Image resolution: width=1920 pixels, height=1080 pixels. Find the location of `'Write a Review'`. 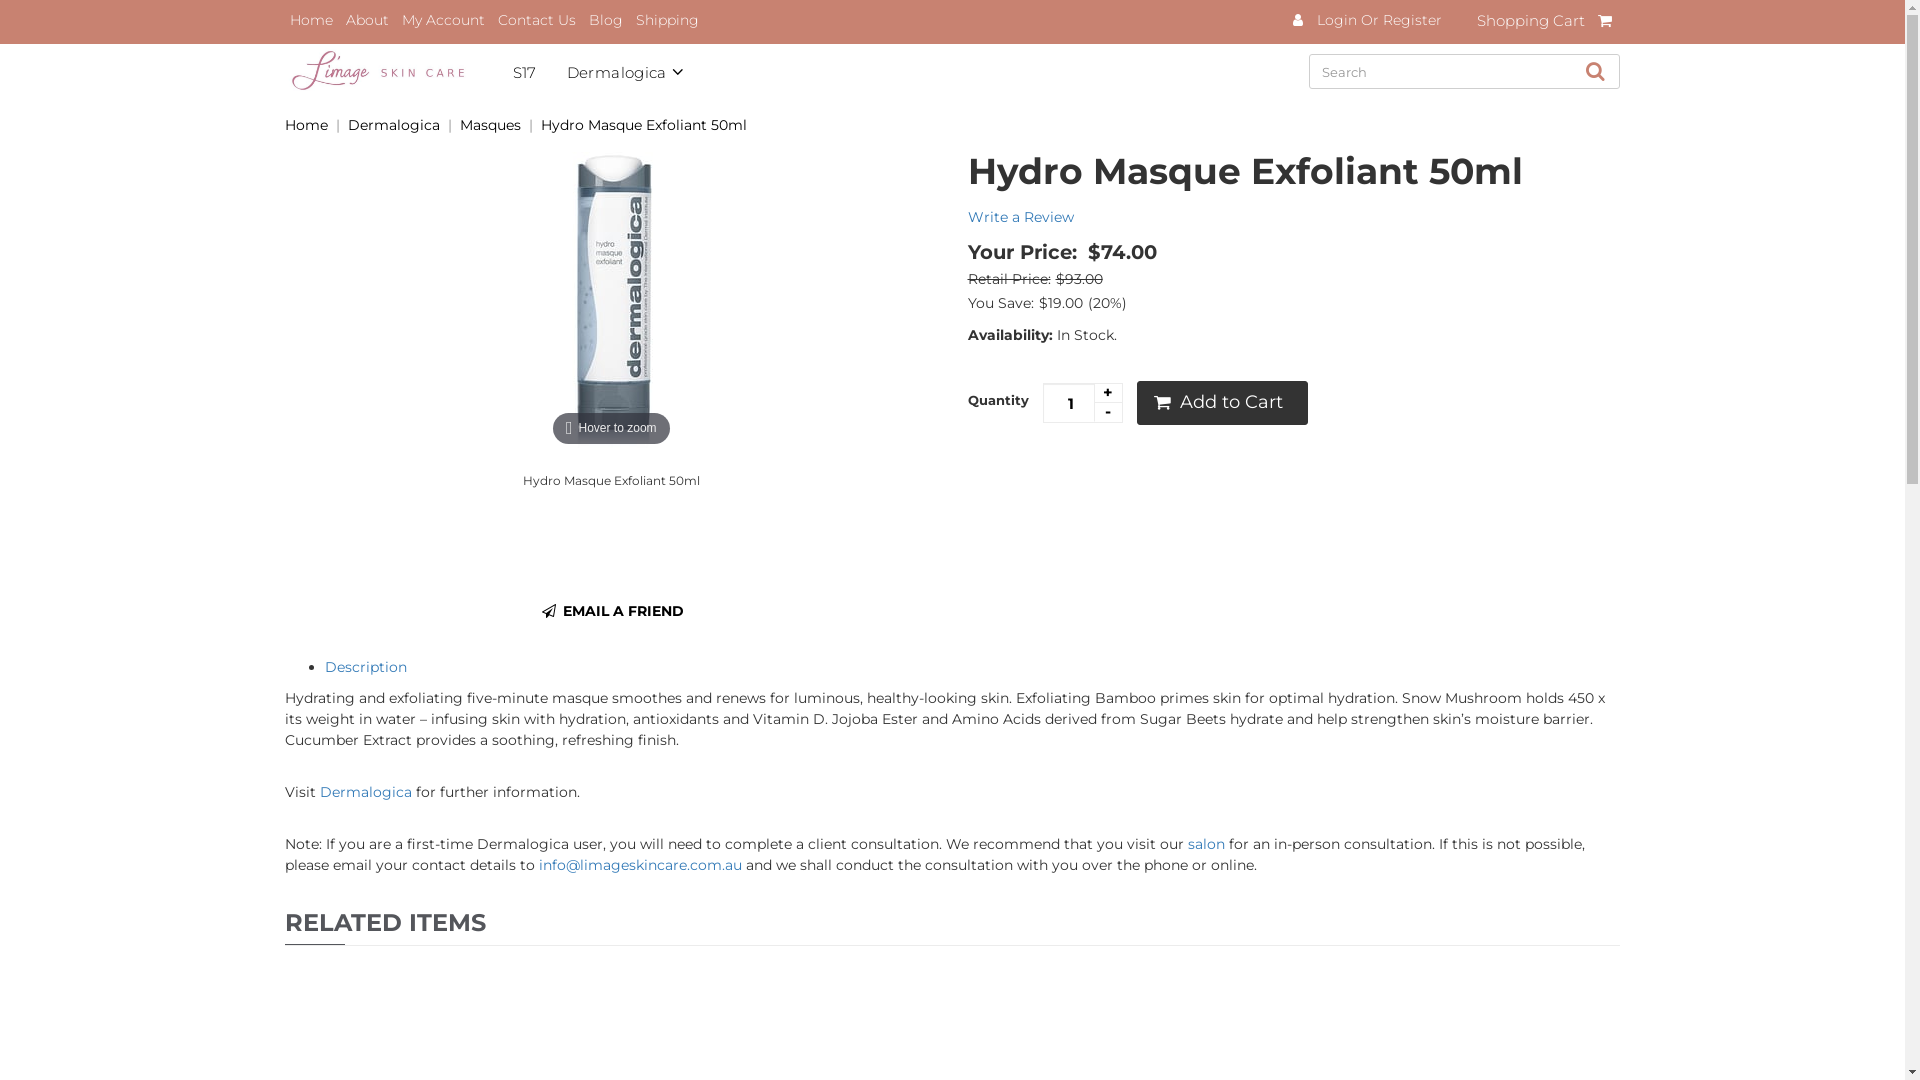

'Write a Review' is located at coordinates (968, 216).